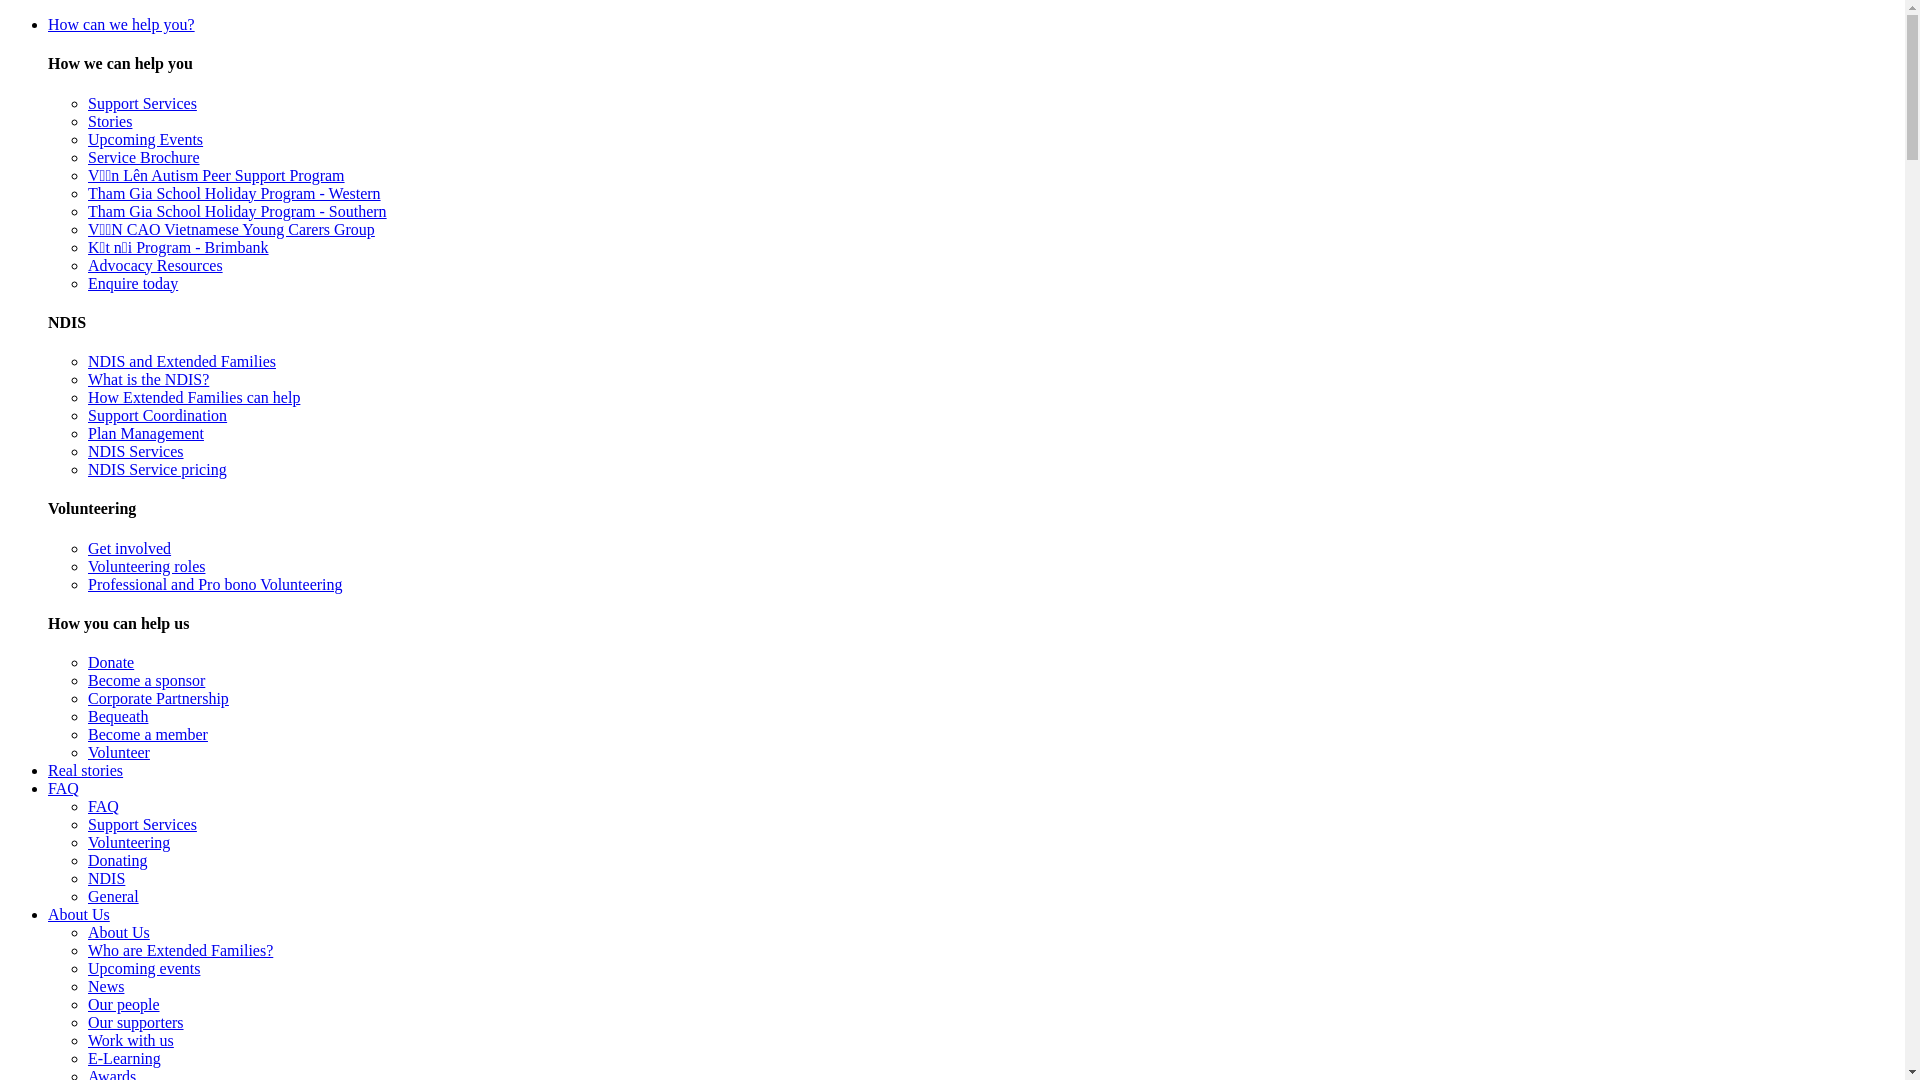 The height and width of the screenshot is (1080, 1920). What do you see at coordinates (237, 211) in the screenshot?
I see `'Tham Gia School Holiday Program - Southern'` at bounding box center [237, 211].